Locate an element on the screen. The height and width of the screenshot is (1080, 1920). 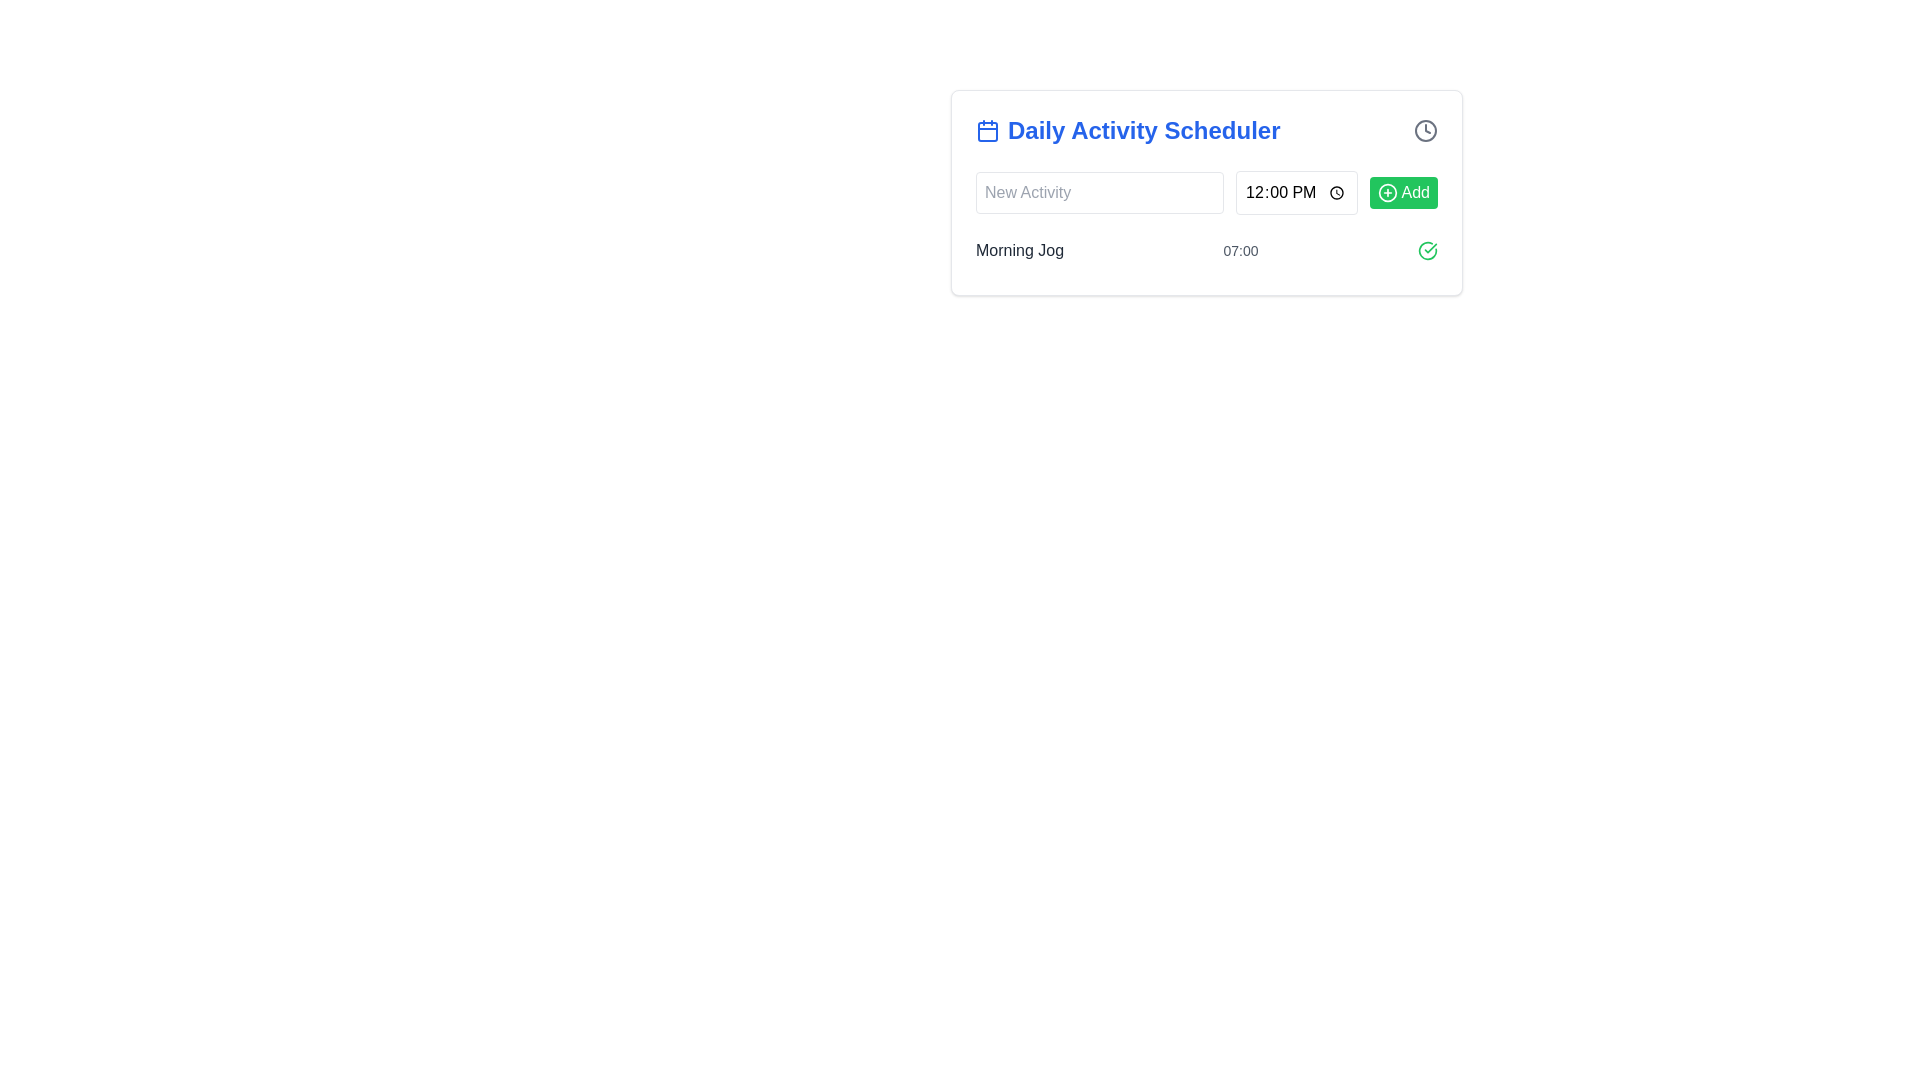
the static text element that represents the scheduled time for 'Morning Jog', which is positioned to the right of the 'Morning Jog' text is located at coordinates (1240, 249).